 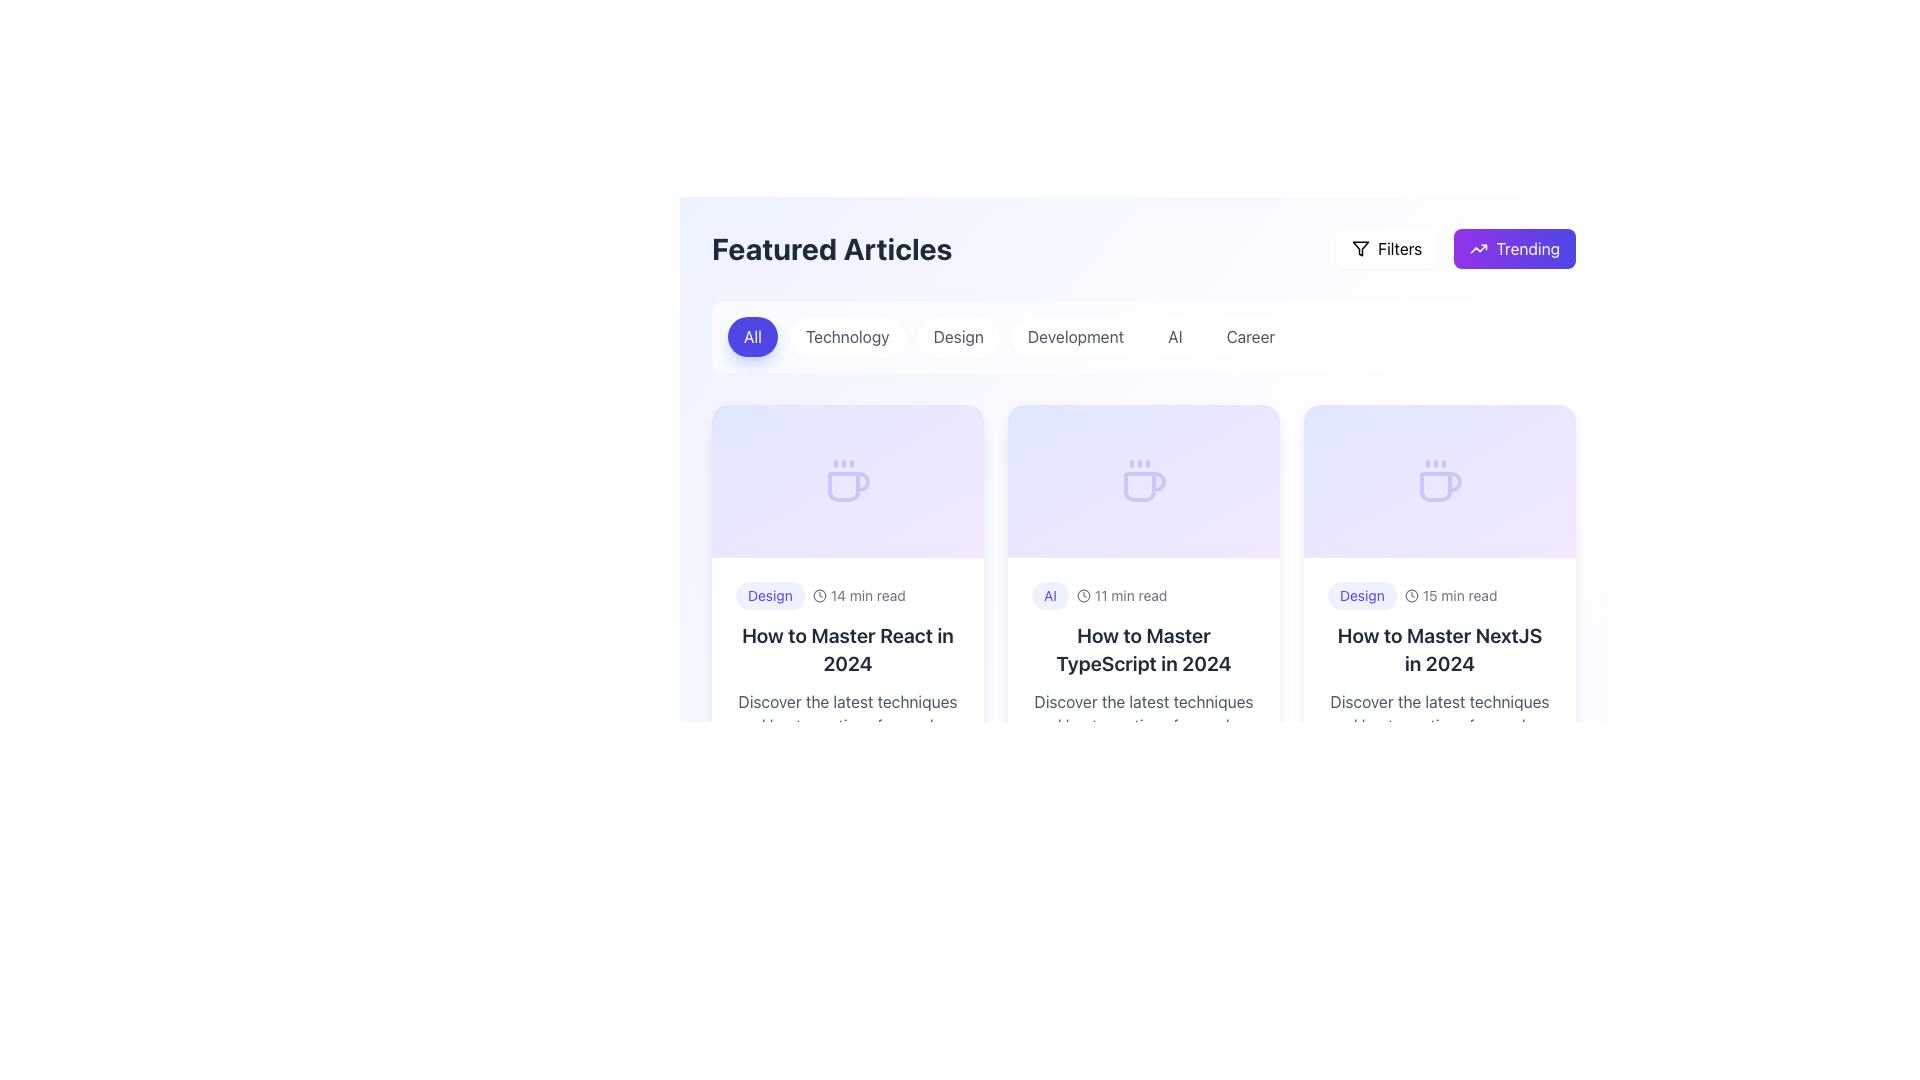 What do you see at coordinates (819, 595) in the screenshot?
I see `the circular component of the clock icon located in the top-right corner of the list item labeled 'How to Master React in 2024.'` at bounding box center [819, 595].